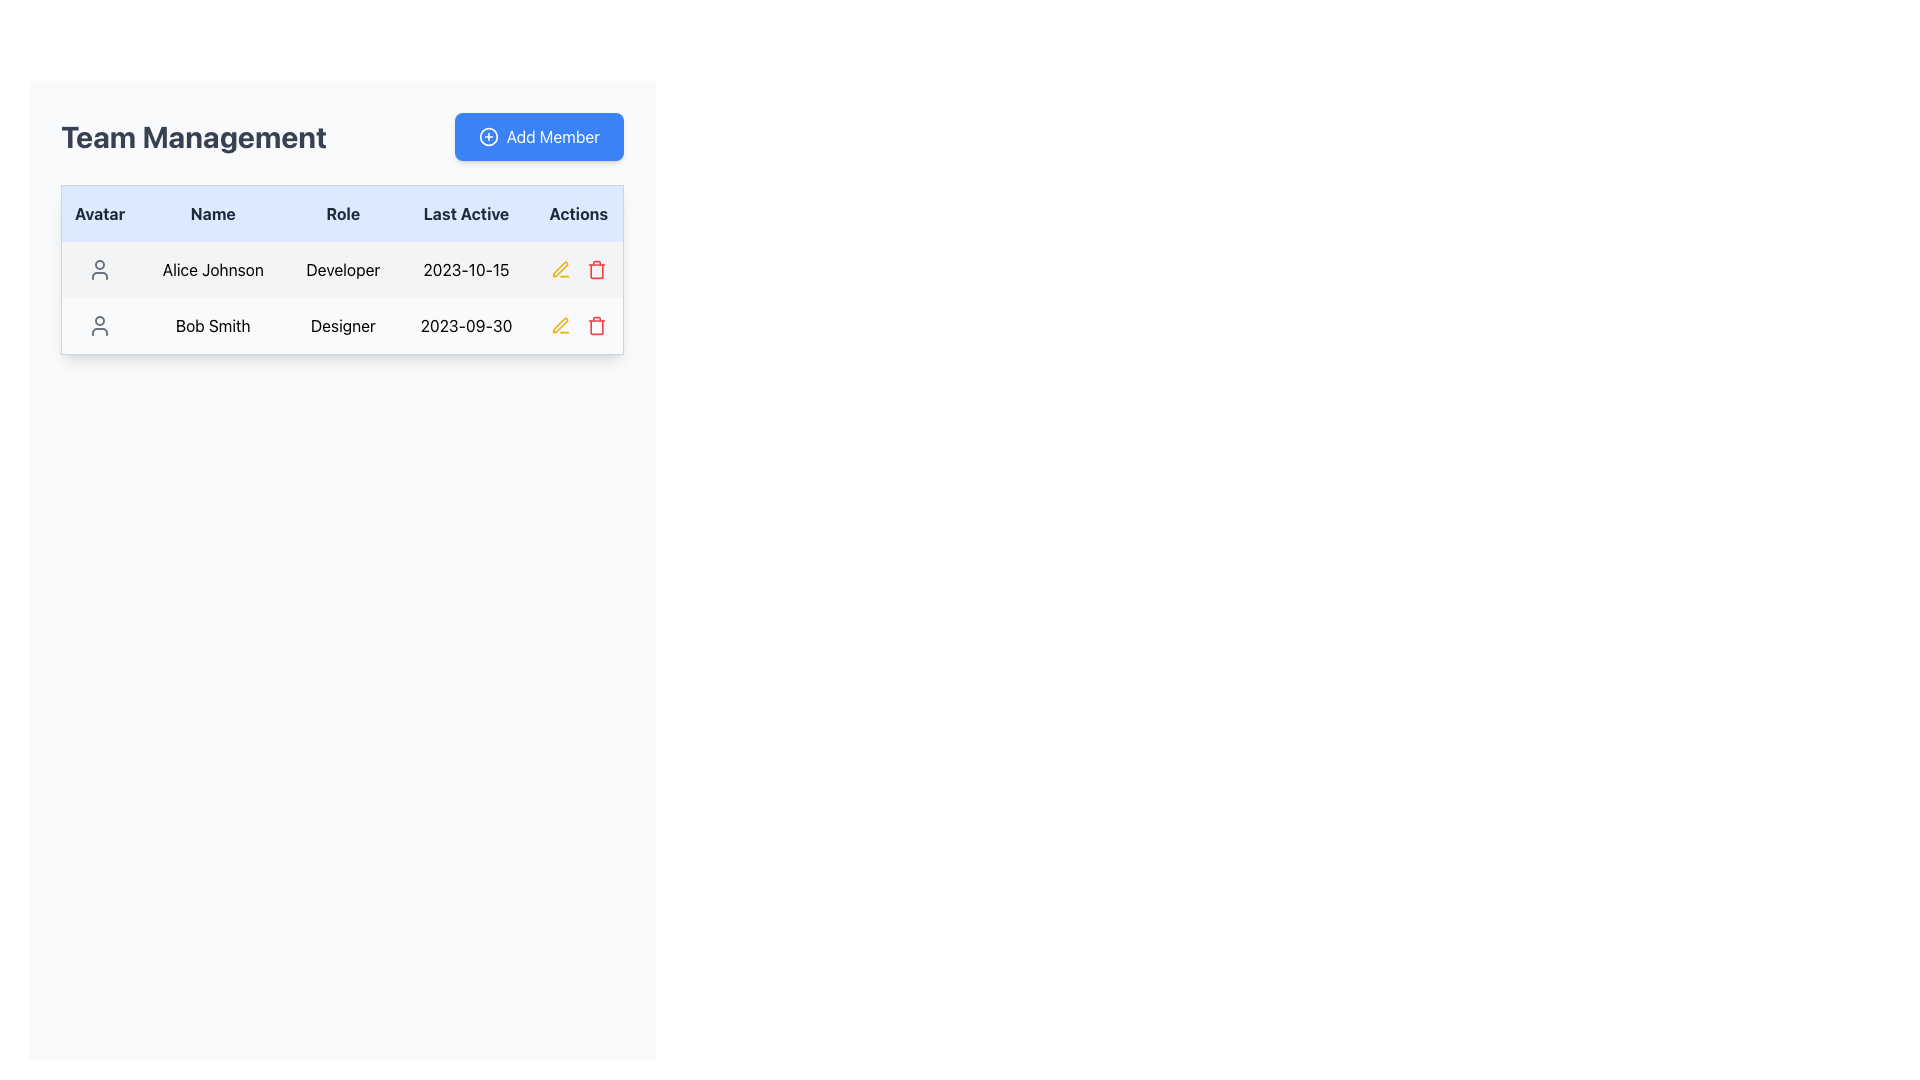 The height and width of the screenshot is (1080, 1920). Describe the element at coordinates (99, 270) in the screenshot. I see `the user icon graphic representing Alice Johnson in the Avatar column of the table` at that location.